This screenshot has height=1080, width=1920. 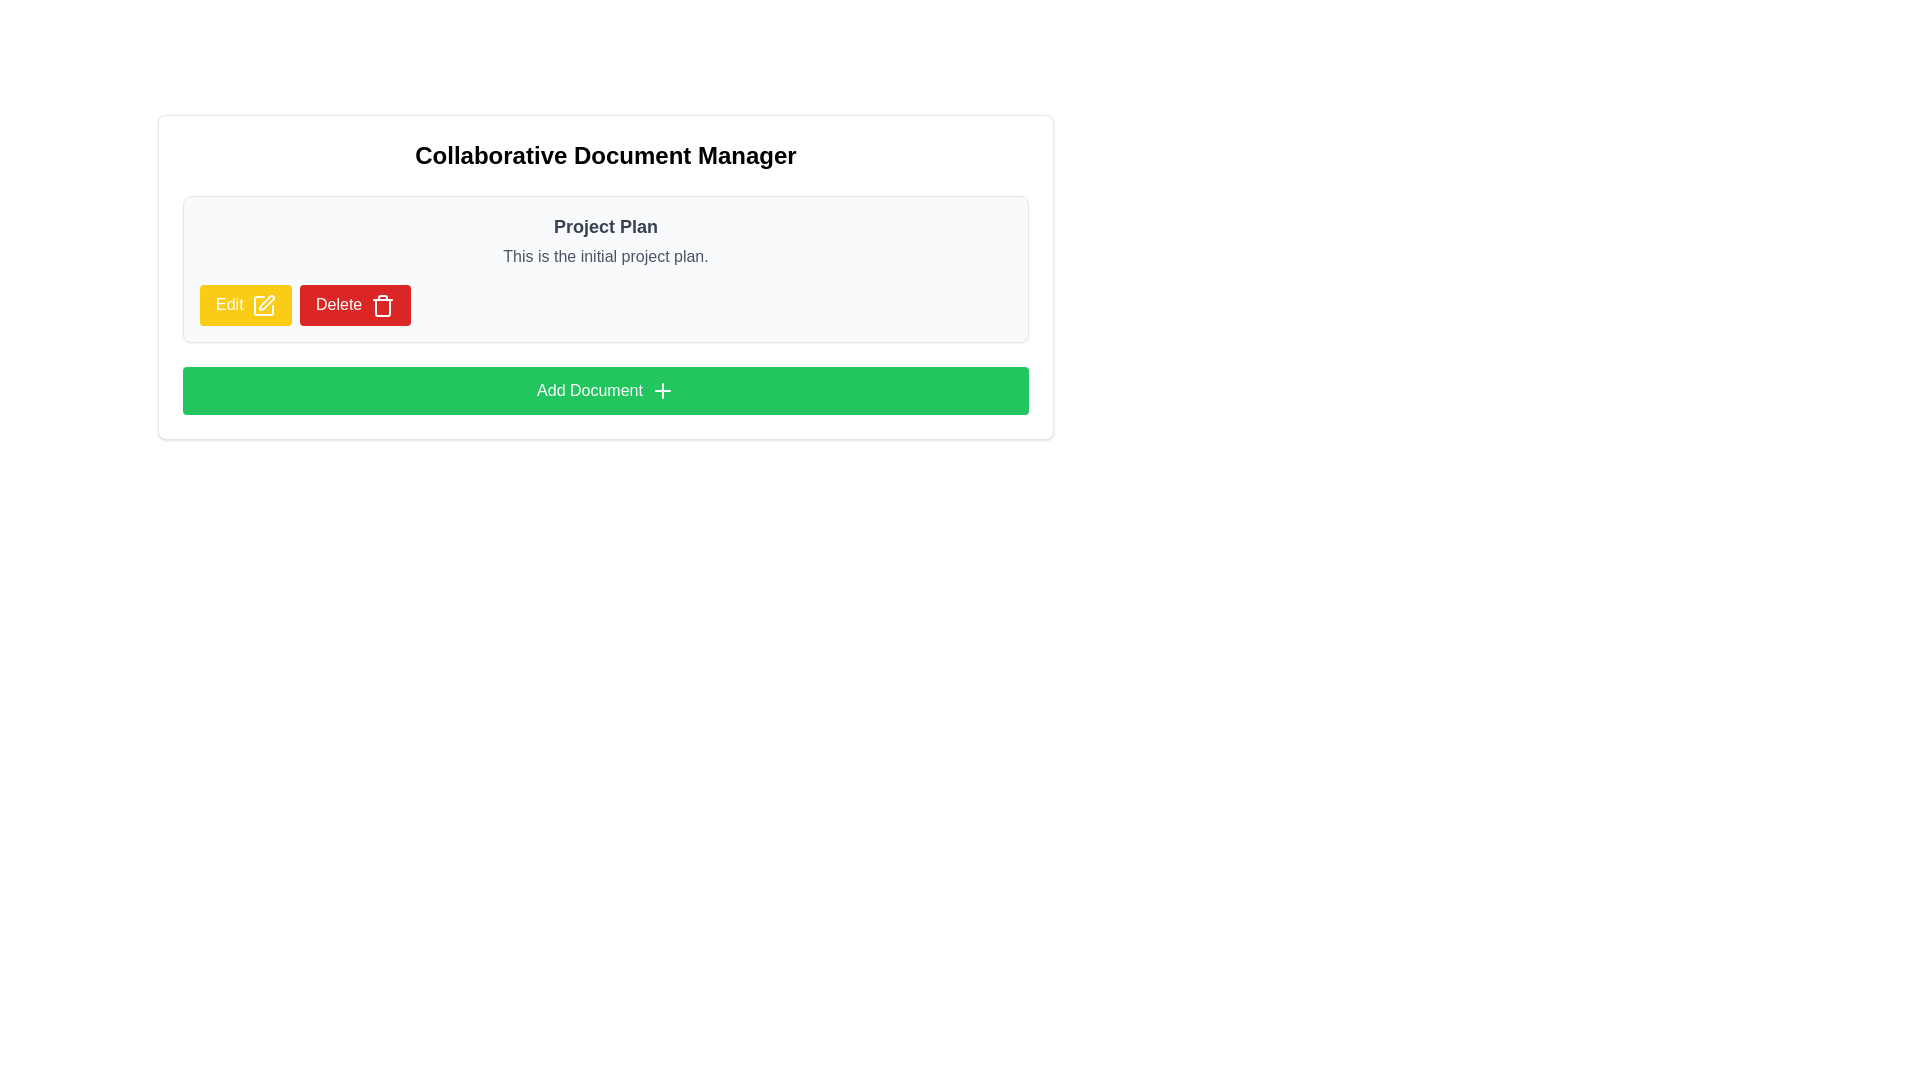 I want to click on the pen icon representing the edit functionality located within the 'Edit' button, positioned to the left of the 'Delete' button's trash bin icon, below the 'Project Plan' title, so click(x=266, y=302).